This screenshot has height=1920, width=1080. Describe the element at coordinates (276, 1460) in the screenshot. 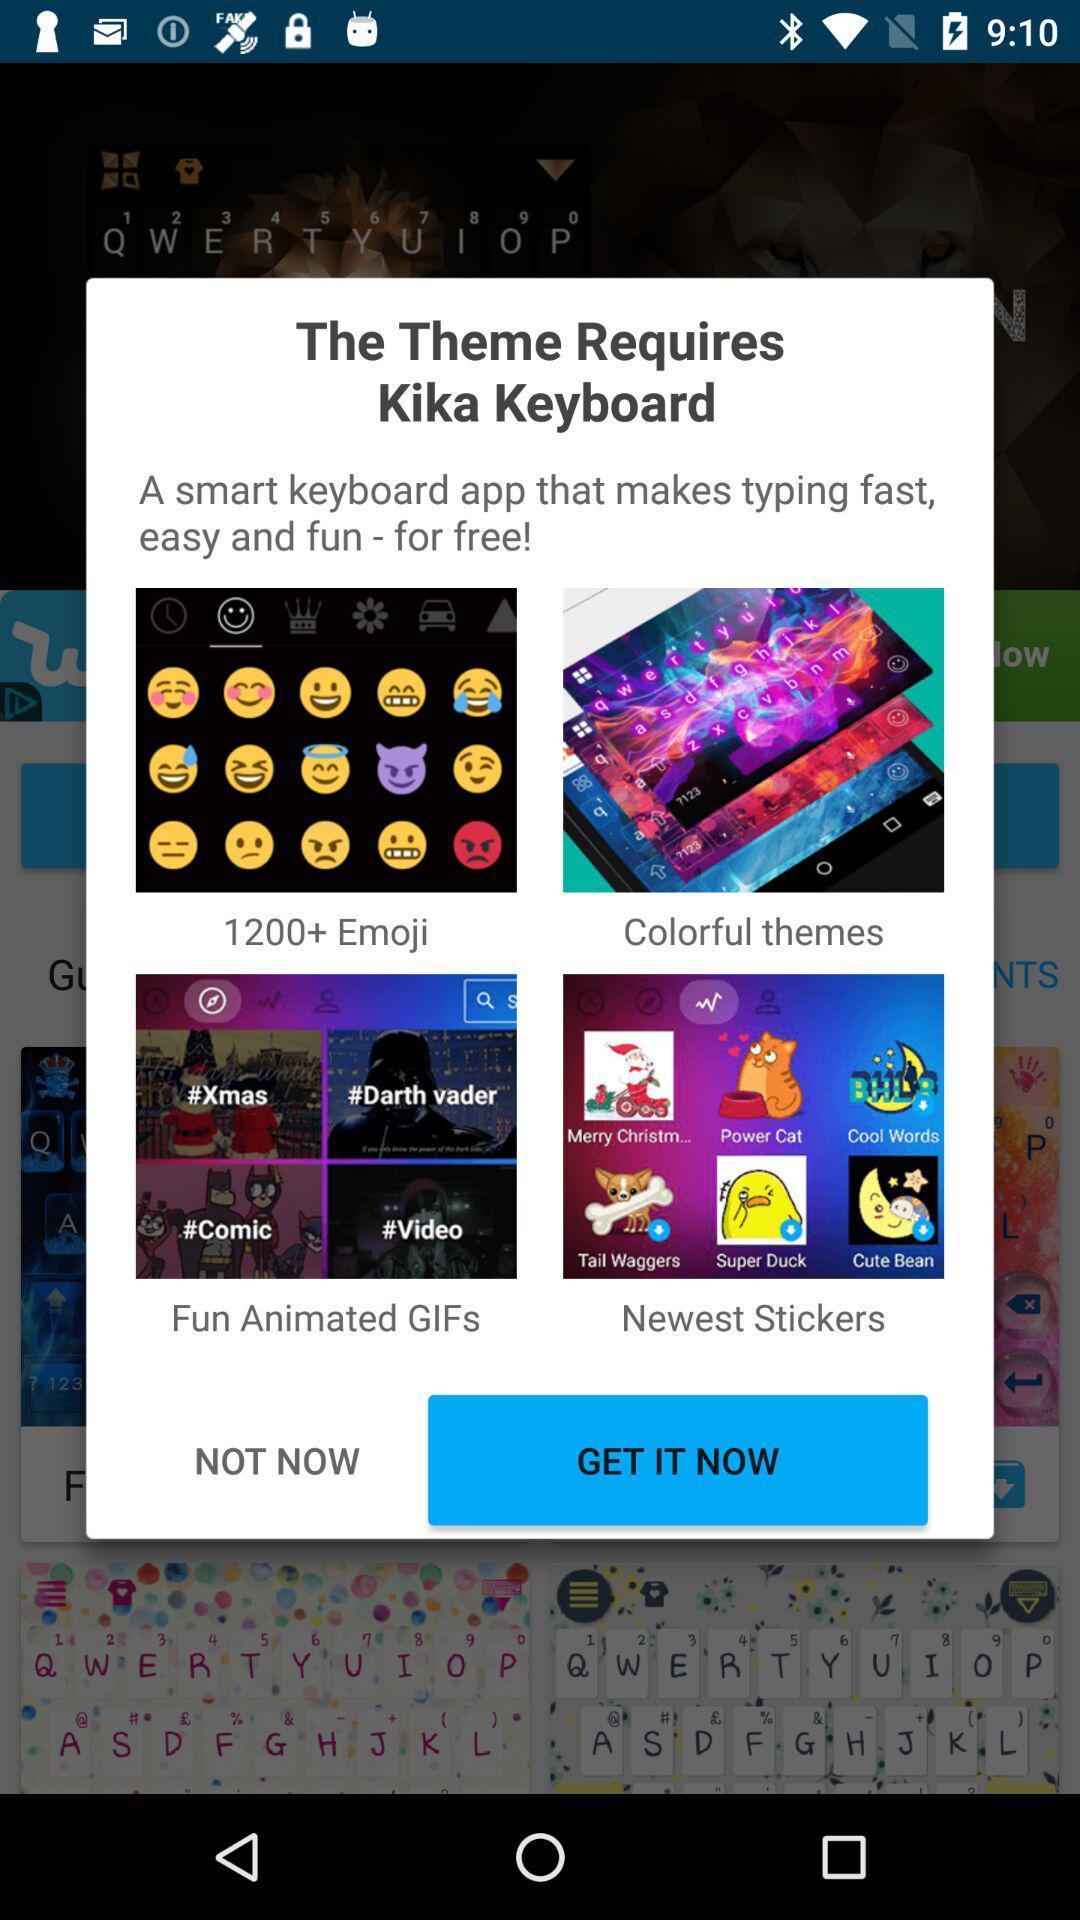

I see `item to the left of the get it now` at that location.